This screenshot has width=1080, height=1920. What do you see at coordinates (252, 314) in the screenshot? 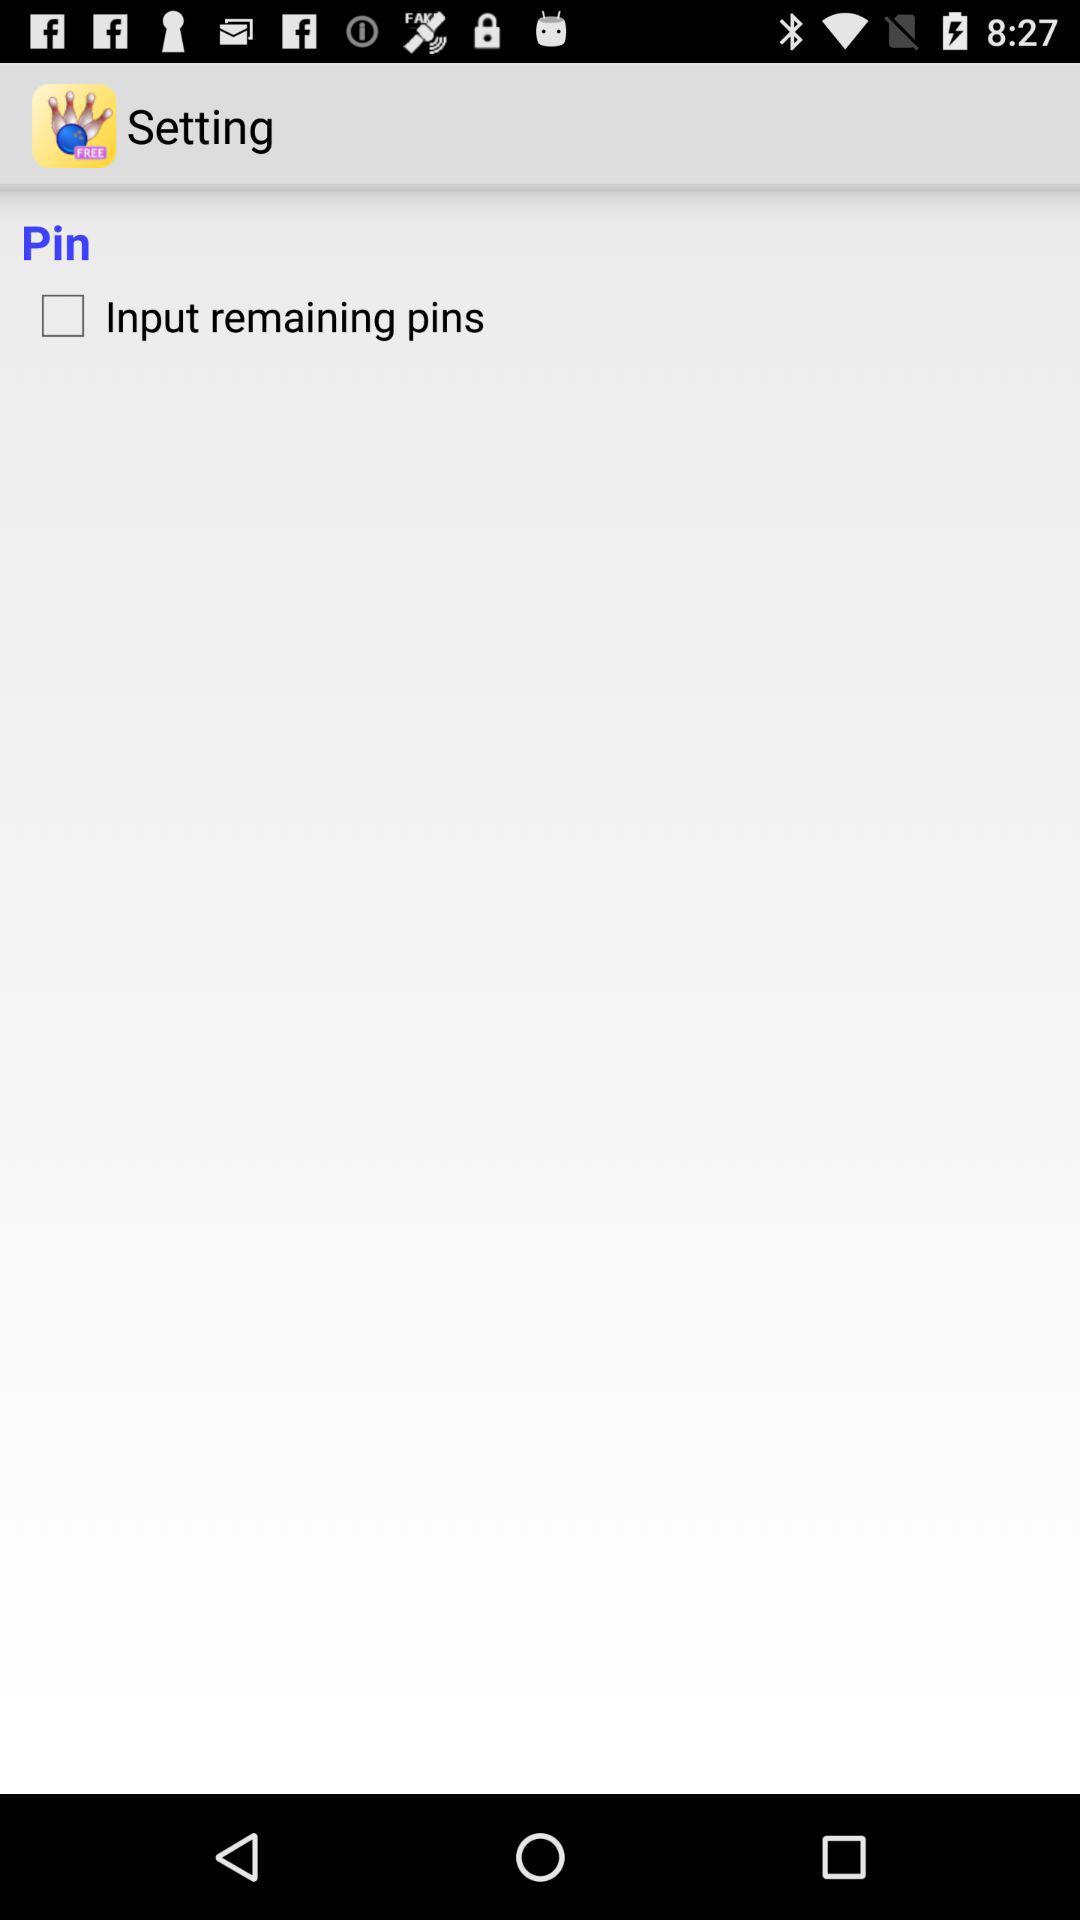
I see `input remaining pins checkbox` at bounding box center [252, 314].